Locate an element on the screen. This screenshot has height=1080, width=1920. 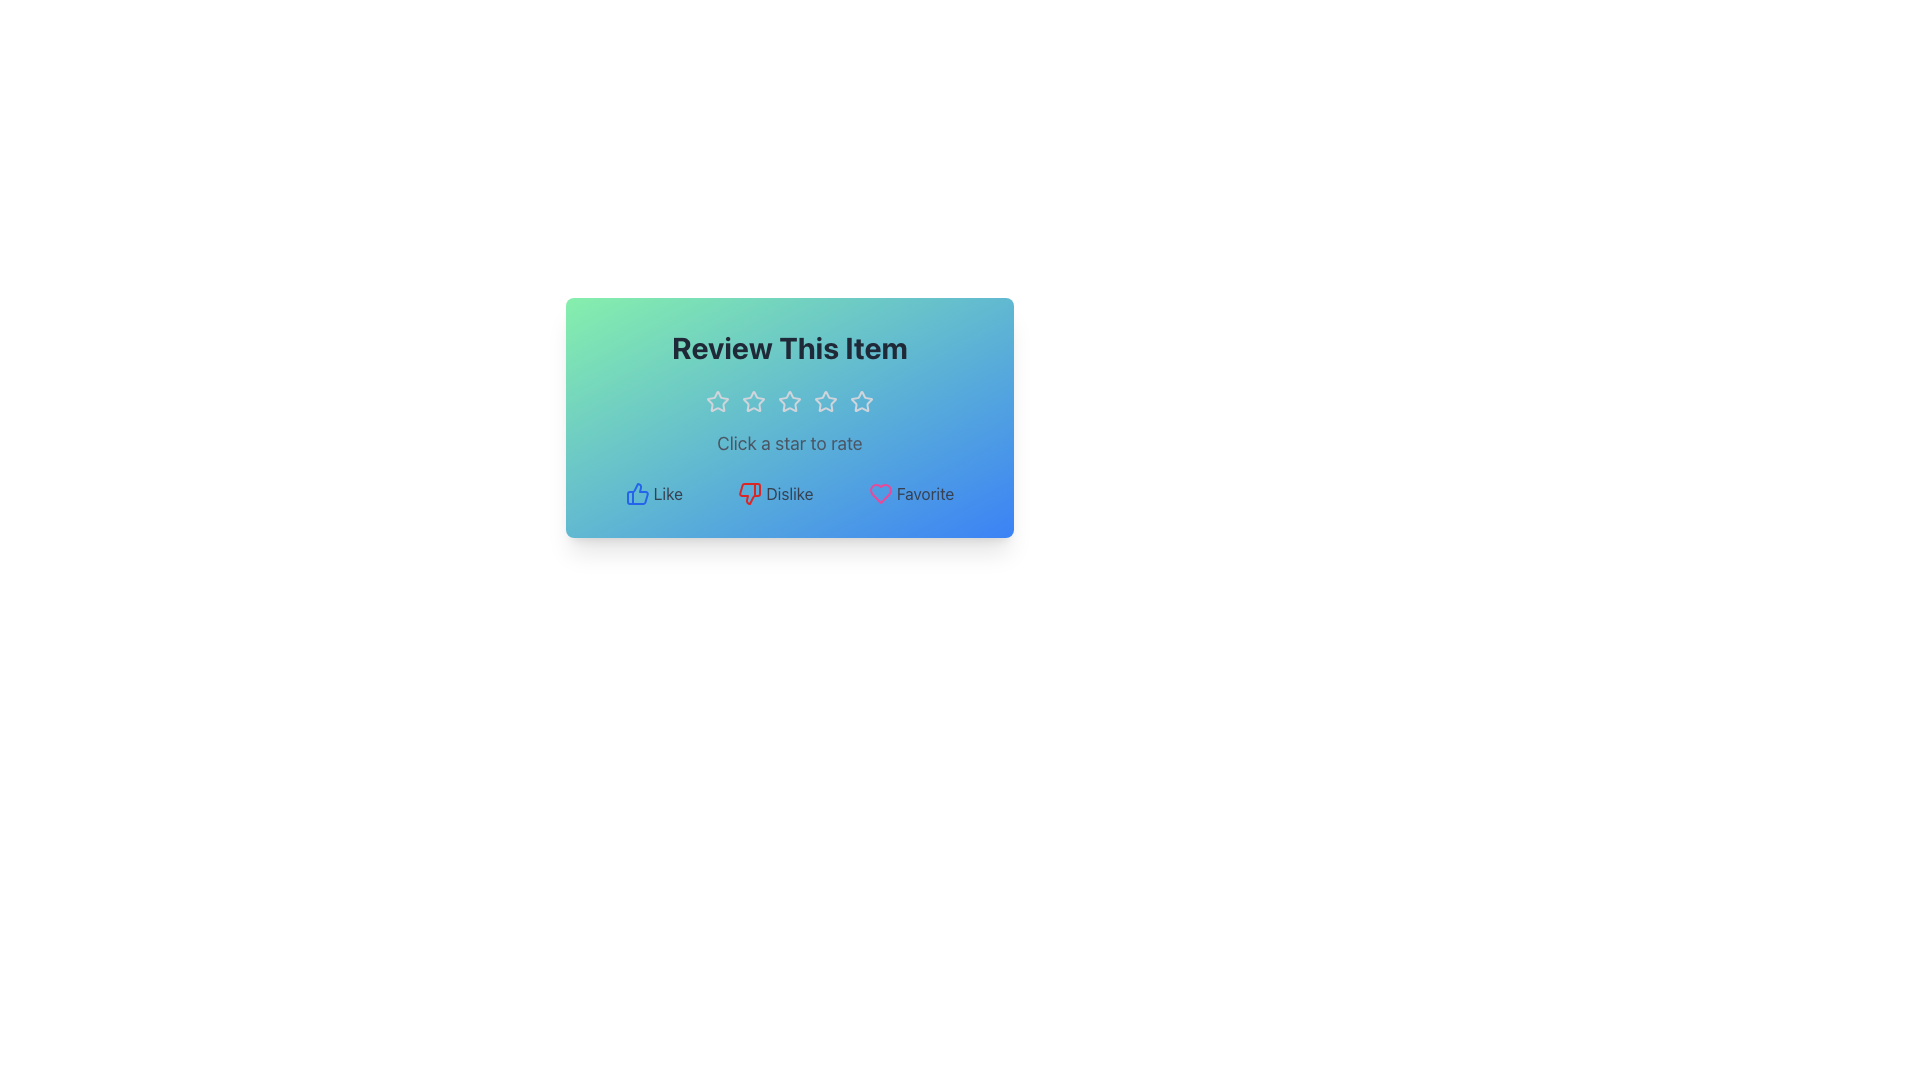
text label that serves as a title or prompt above the rating options, providing context for user interaction is located at coordinates (789, 346).